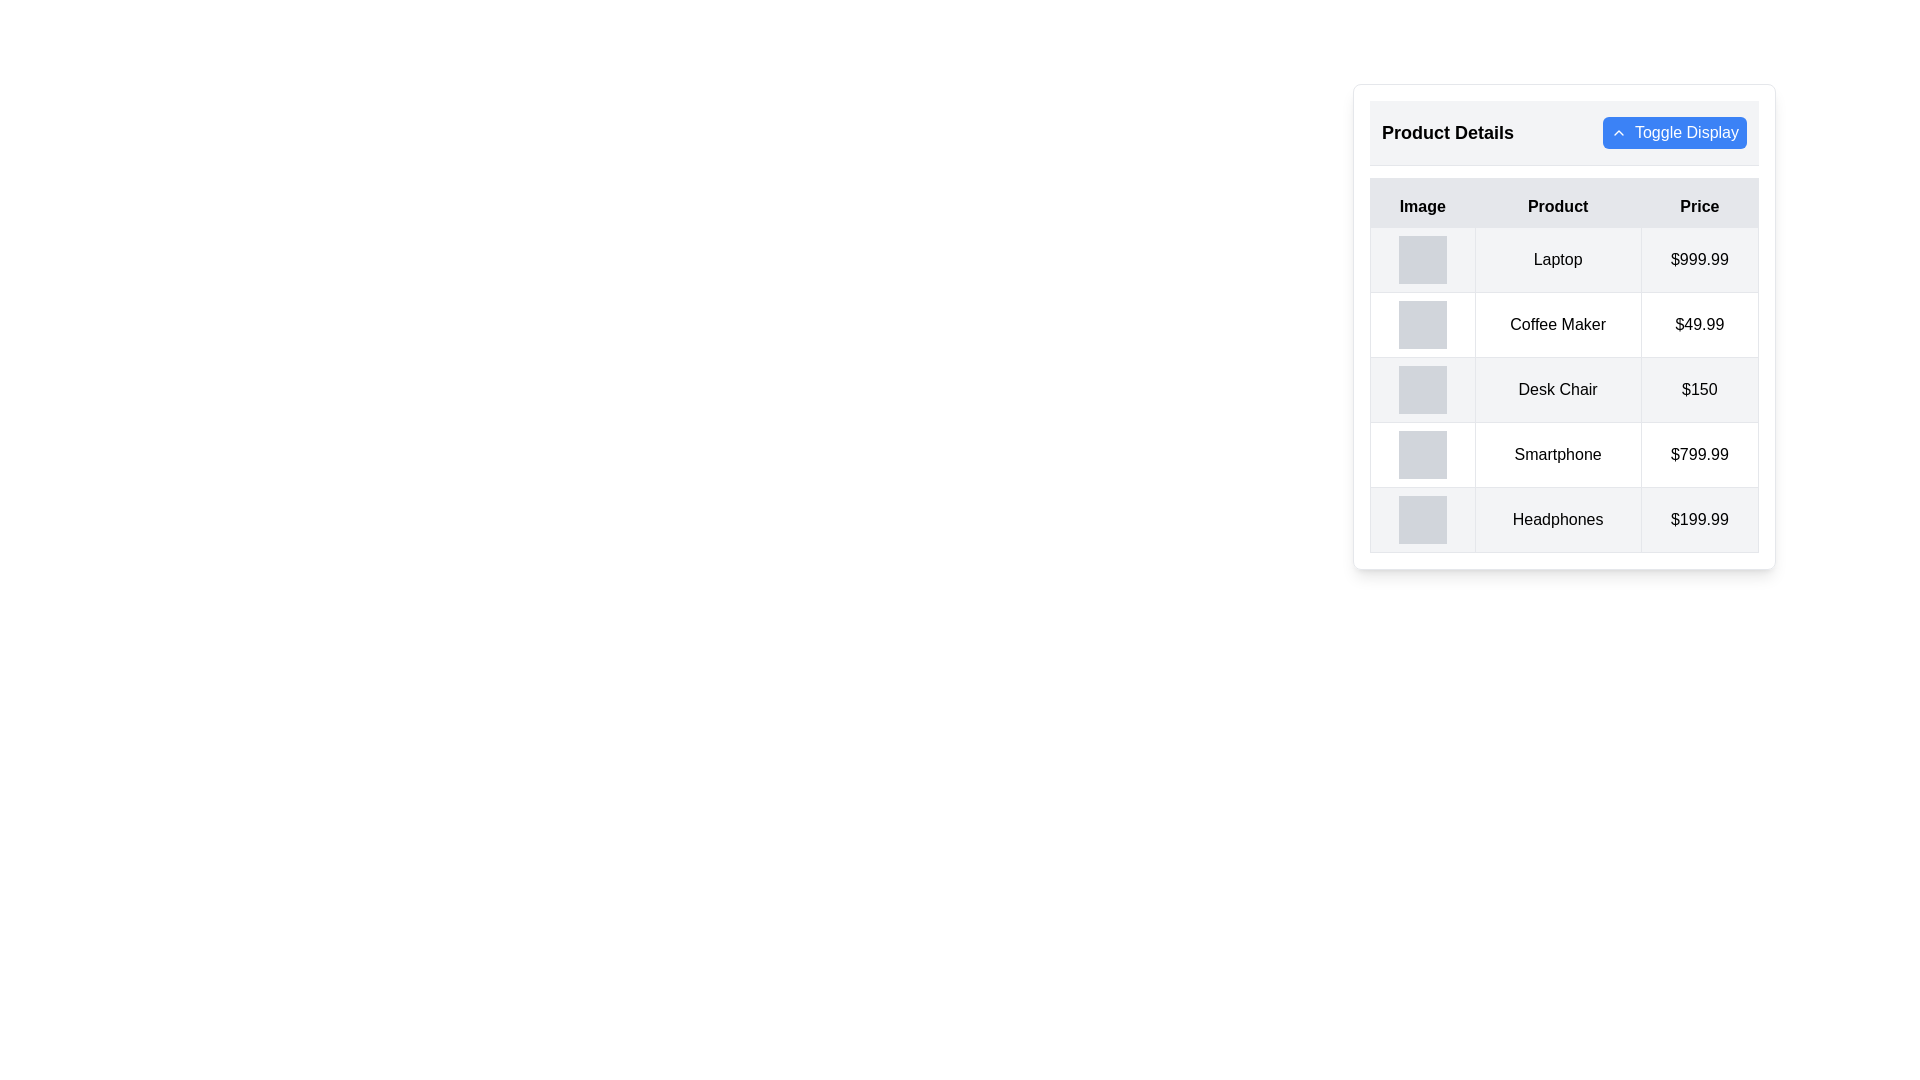  I want to click on the text label displaying 'Image' located in the top-left corner of the table header row, so click(1421, 203).